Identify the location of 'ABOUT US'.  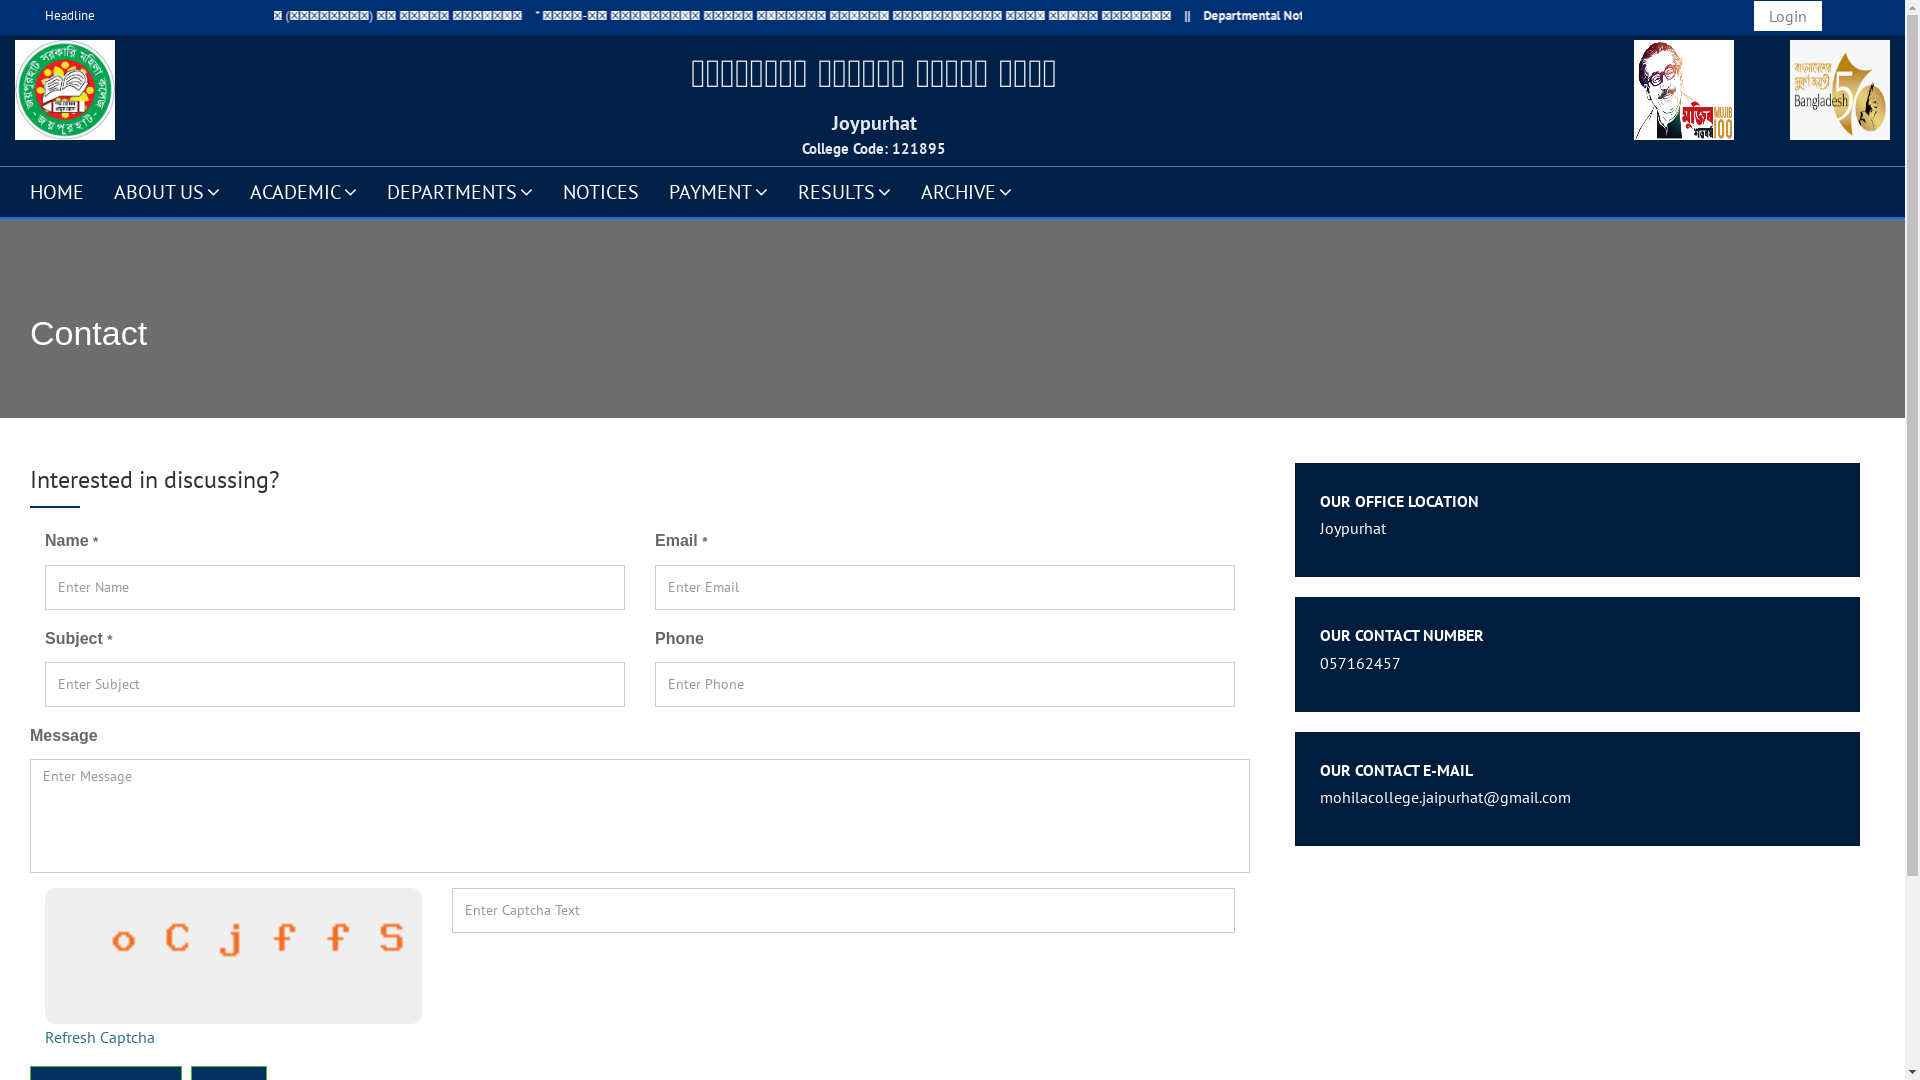
(167, 191).